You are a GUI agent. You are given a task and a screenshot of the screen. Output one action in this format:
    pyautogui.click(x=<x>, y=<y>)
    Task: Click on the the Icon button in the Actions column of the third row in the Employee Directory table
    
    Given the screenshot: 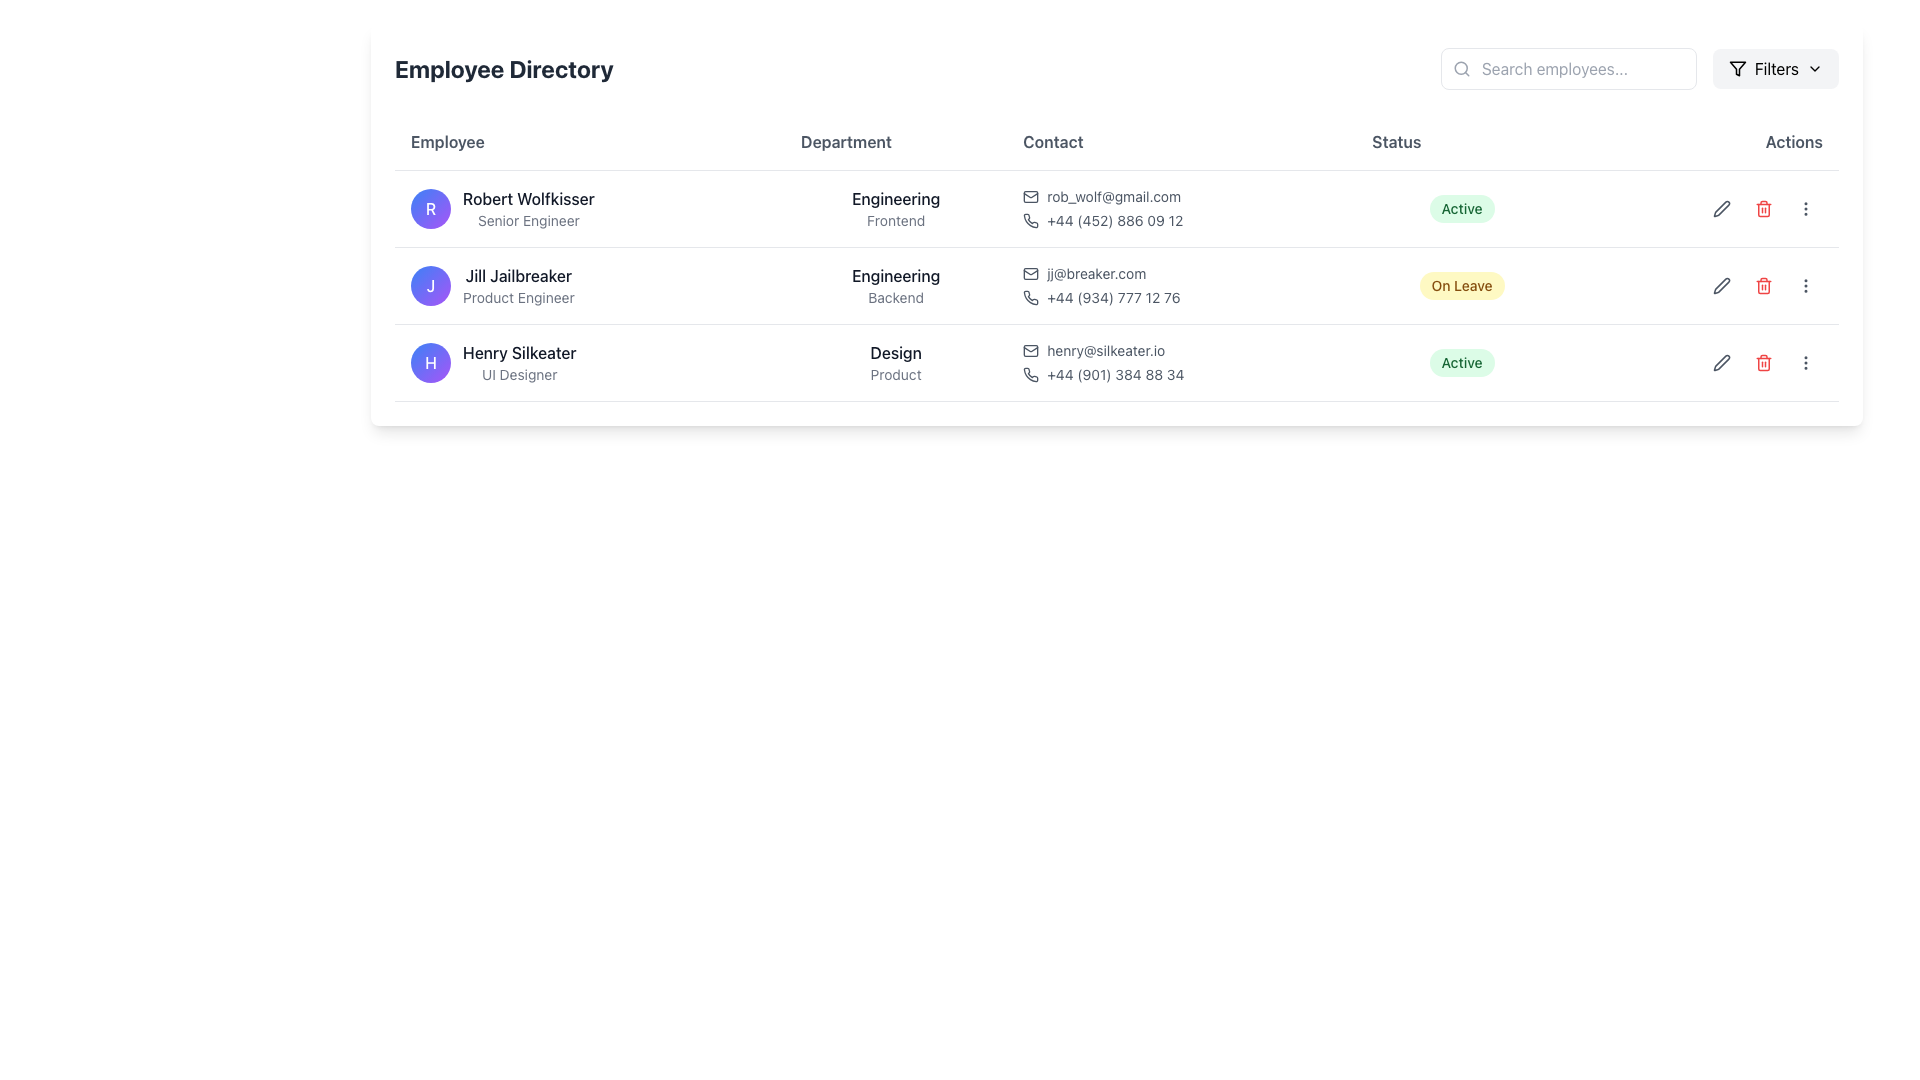 What is the action you would take?
    pyautogui.click(x=1721, y=362)
    